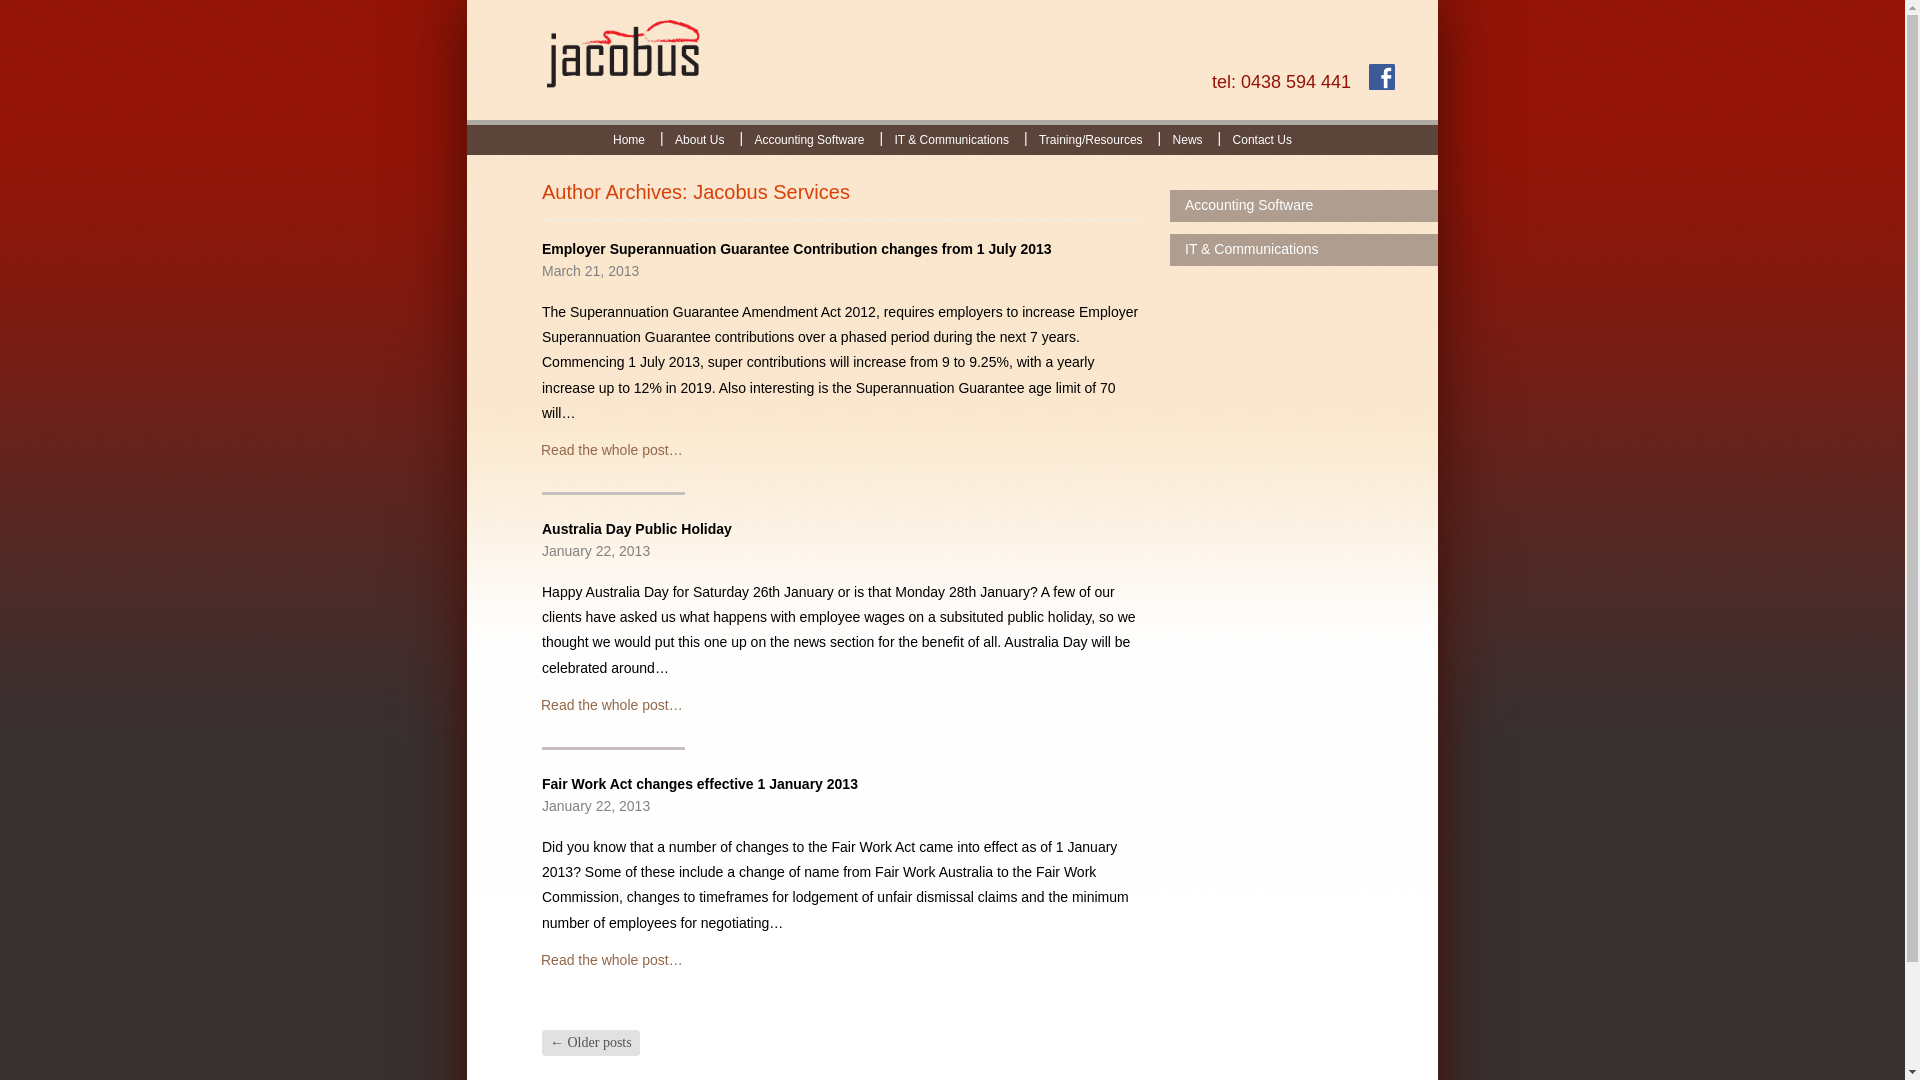 The width and height of the screenshot is (1920, 1080). I want to click on 'Home', so click(627, 138).